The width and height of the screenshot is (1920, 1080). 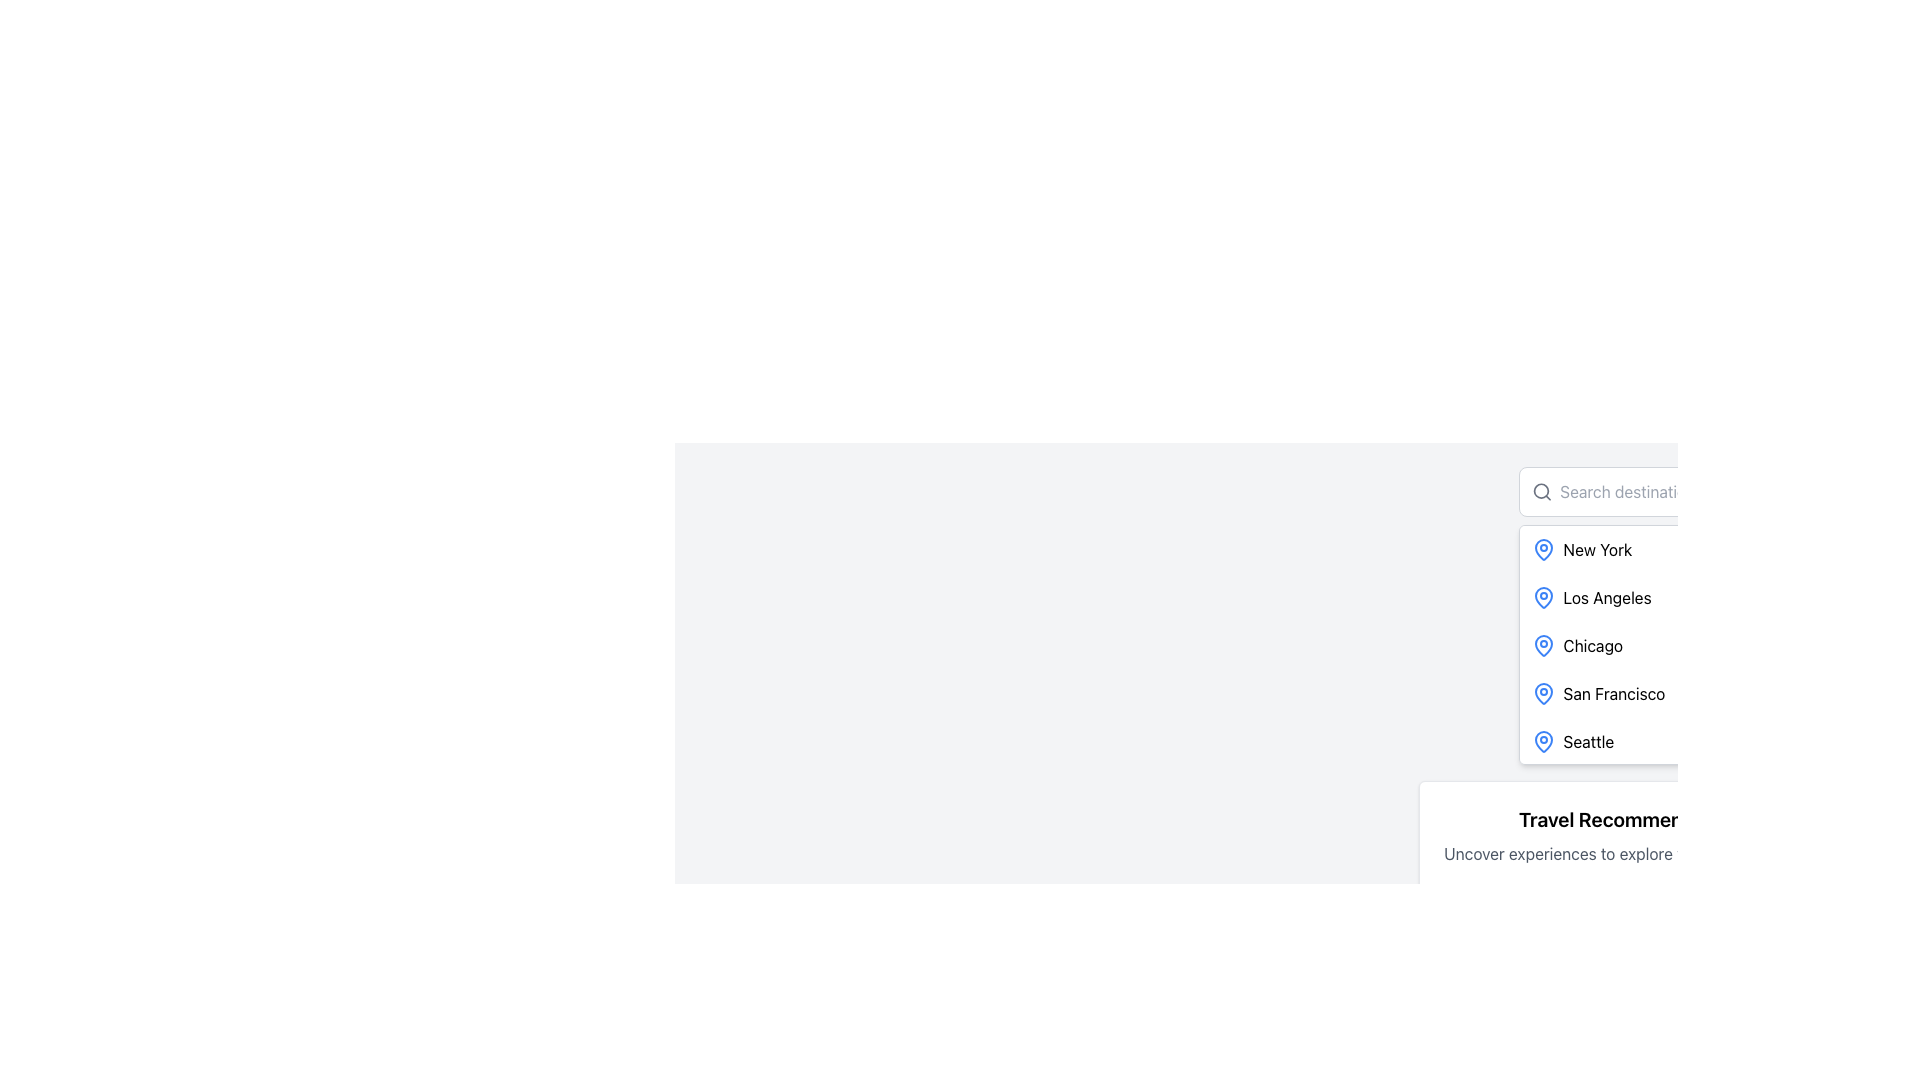 I want to click on the map pin icon located to the left of the text label 'Los Angeles', which is part of the vertical list of city names, so click(x=1542, y=596).